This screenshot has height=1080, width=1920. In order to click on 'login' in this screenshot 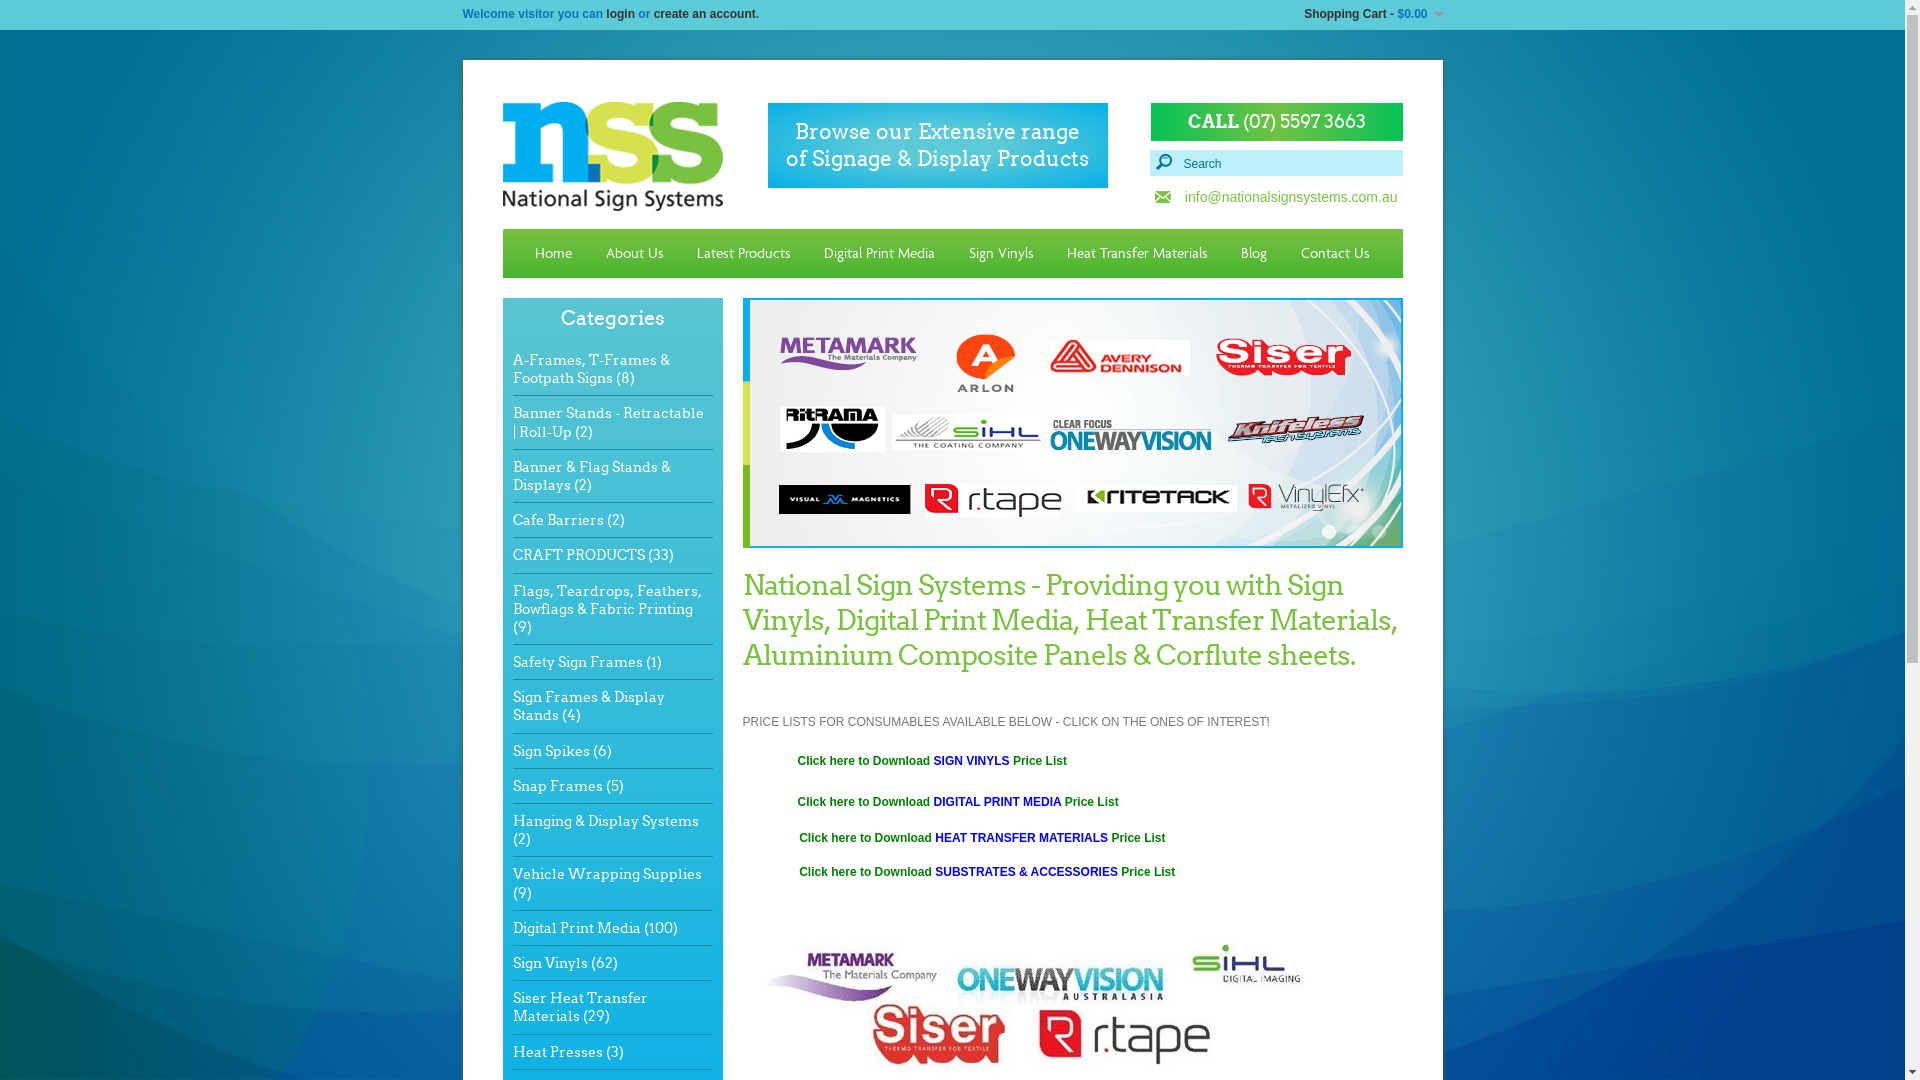, I will do `click(619, 14)`.